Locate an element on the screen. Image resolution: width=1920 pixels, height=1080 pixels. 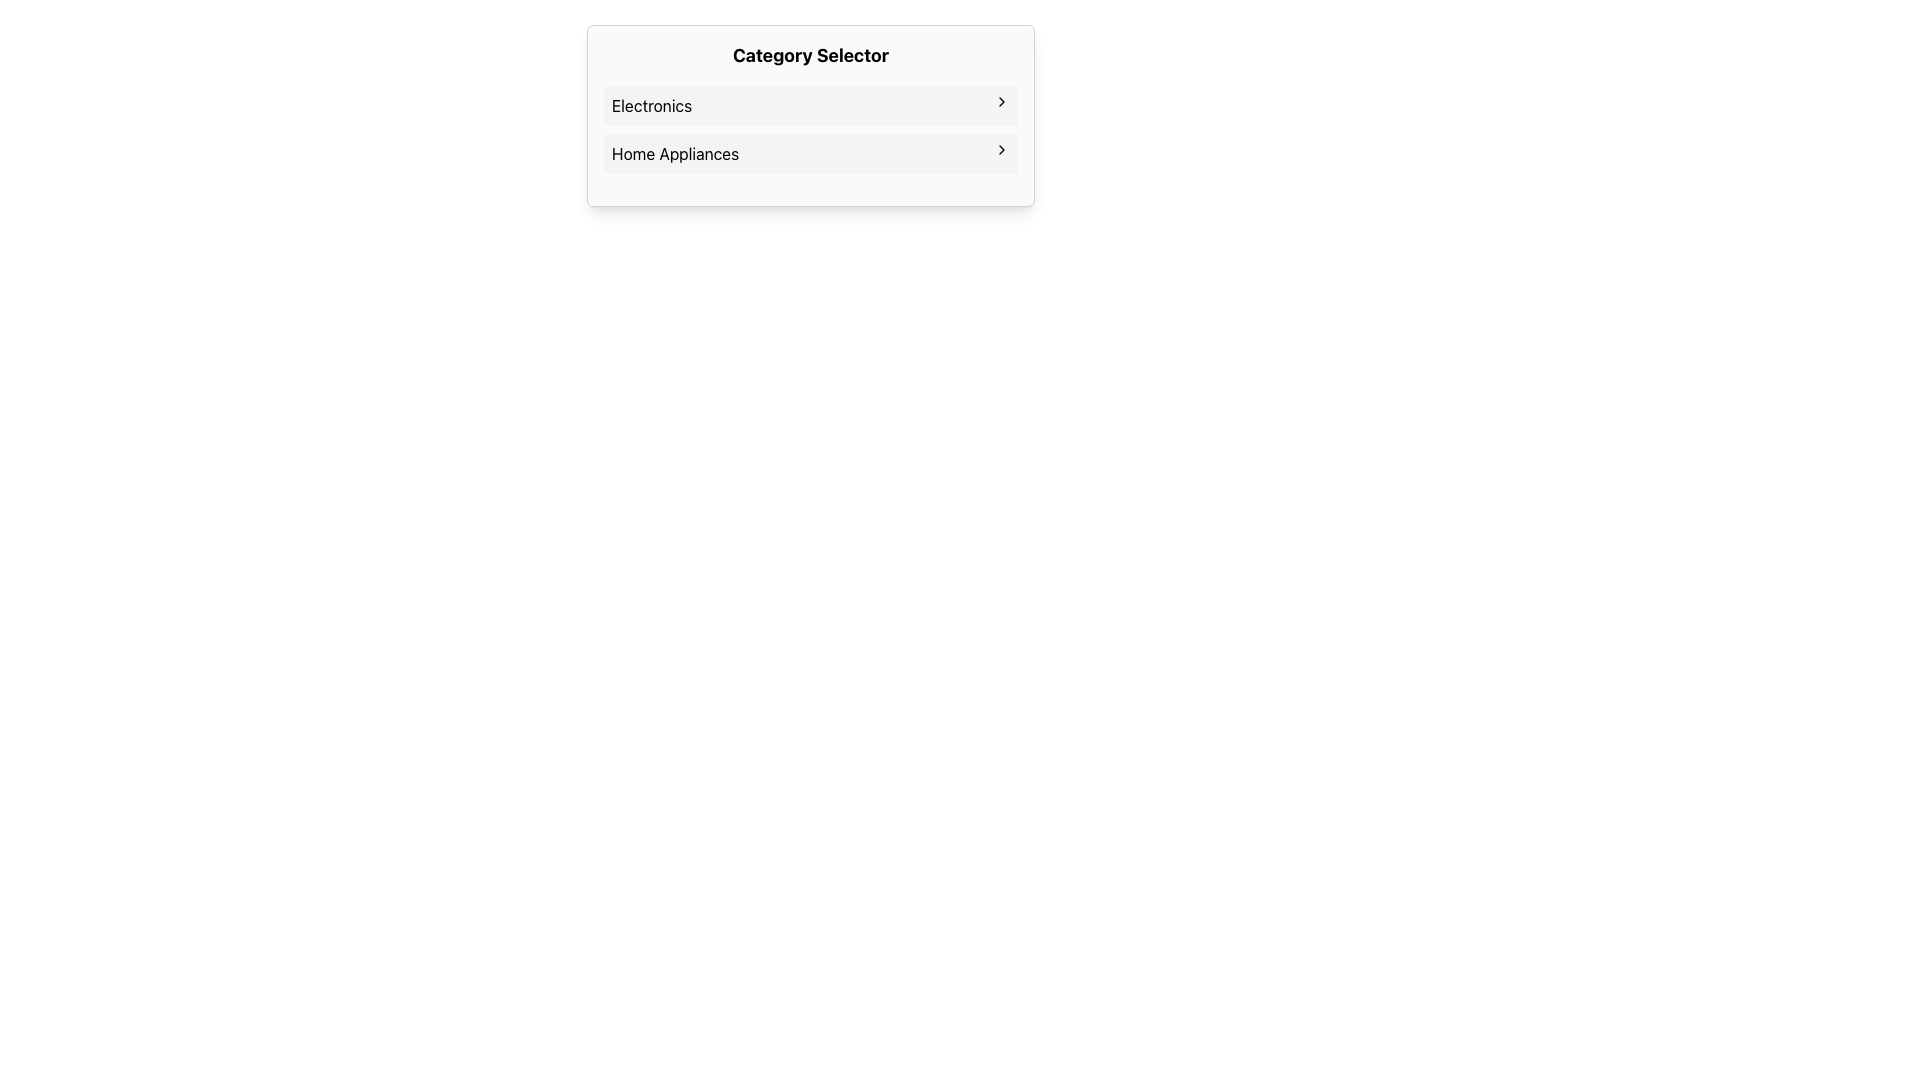
the navigation icon located at the end of the 'Electronics' option in the 'Category Selector' list is located at coordinates (1002, 101).